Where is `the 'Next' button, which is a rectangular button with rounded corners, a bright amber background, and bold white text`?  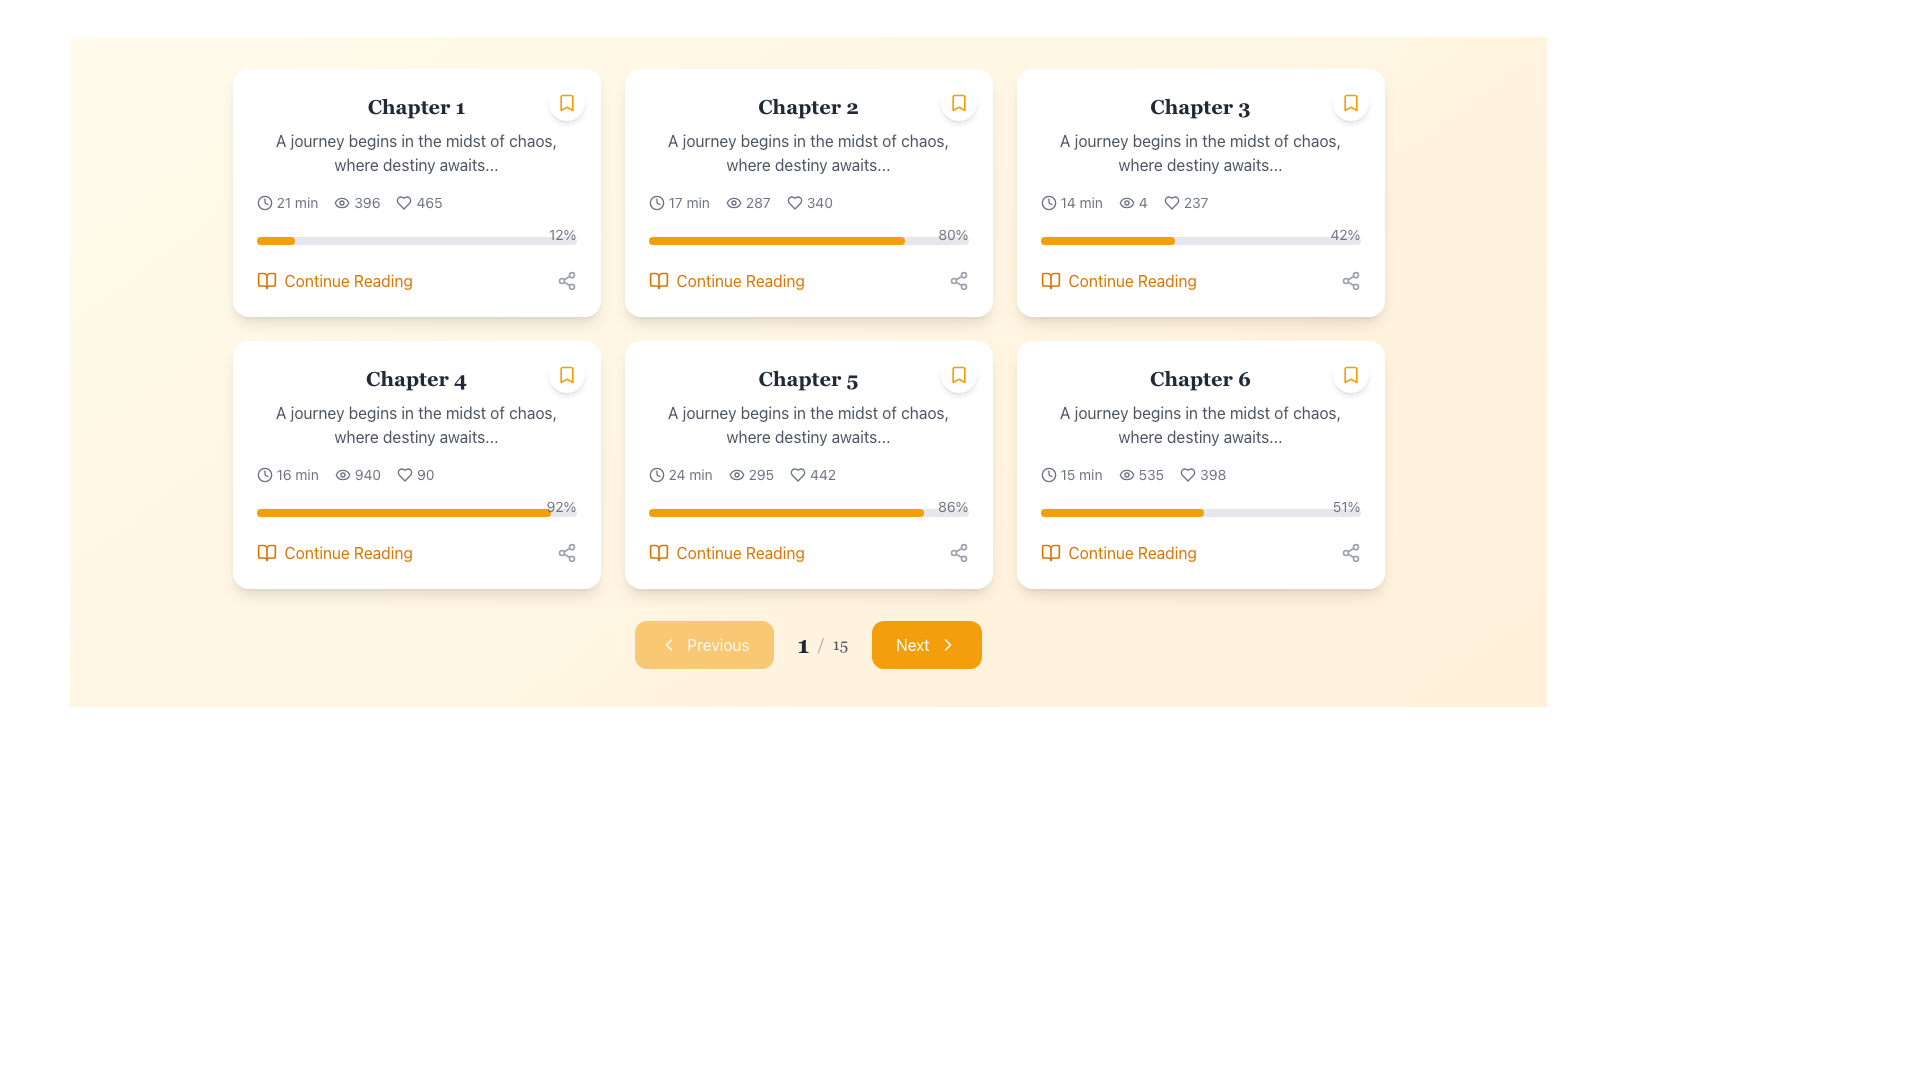
the 'Next' button, which is a rectangular button with rounded corners, a bright amber background, and bold white text is located at coordinates (925, 644).